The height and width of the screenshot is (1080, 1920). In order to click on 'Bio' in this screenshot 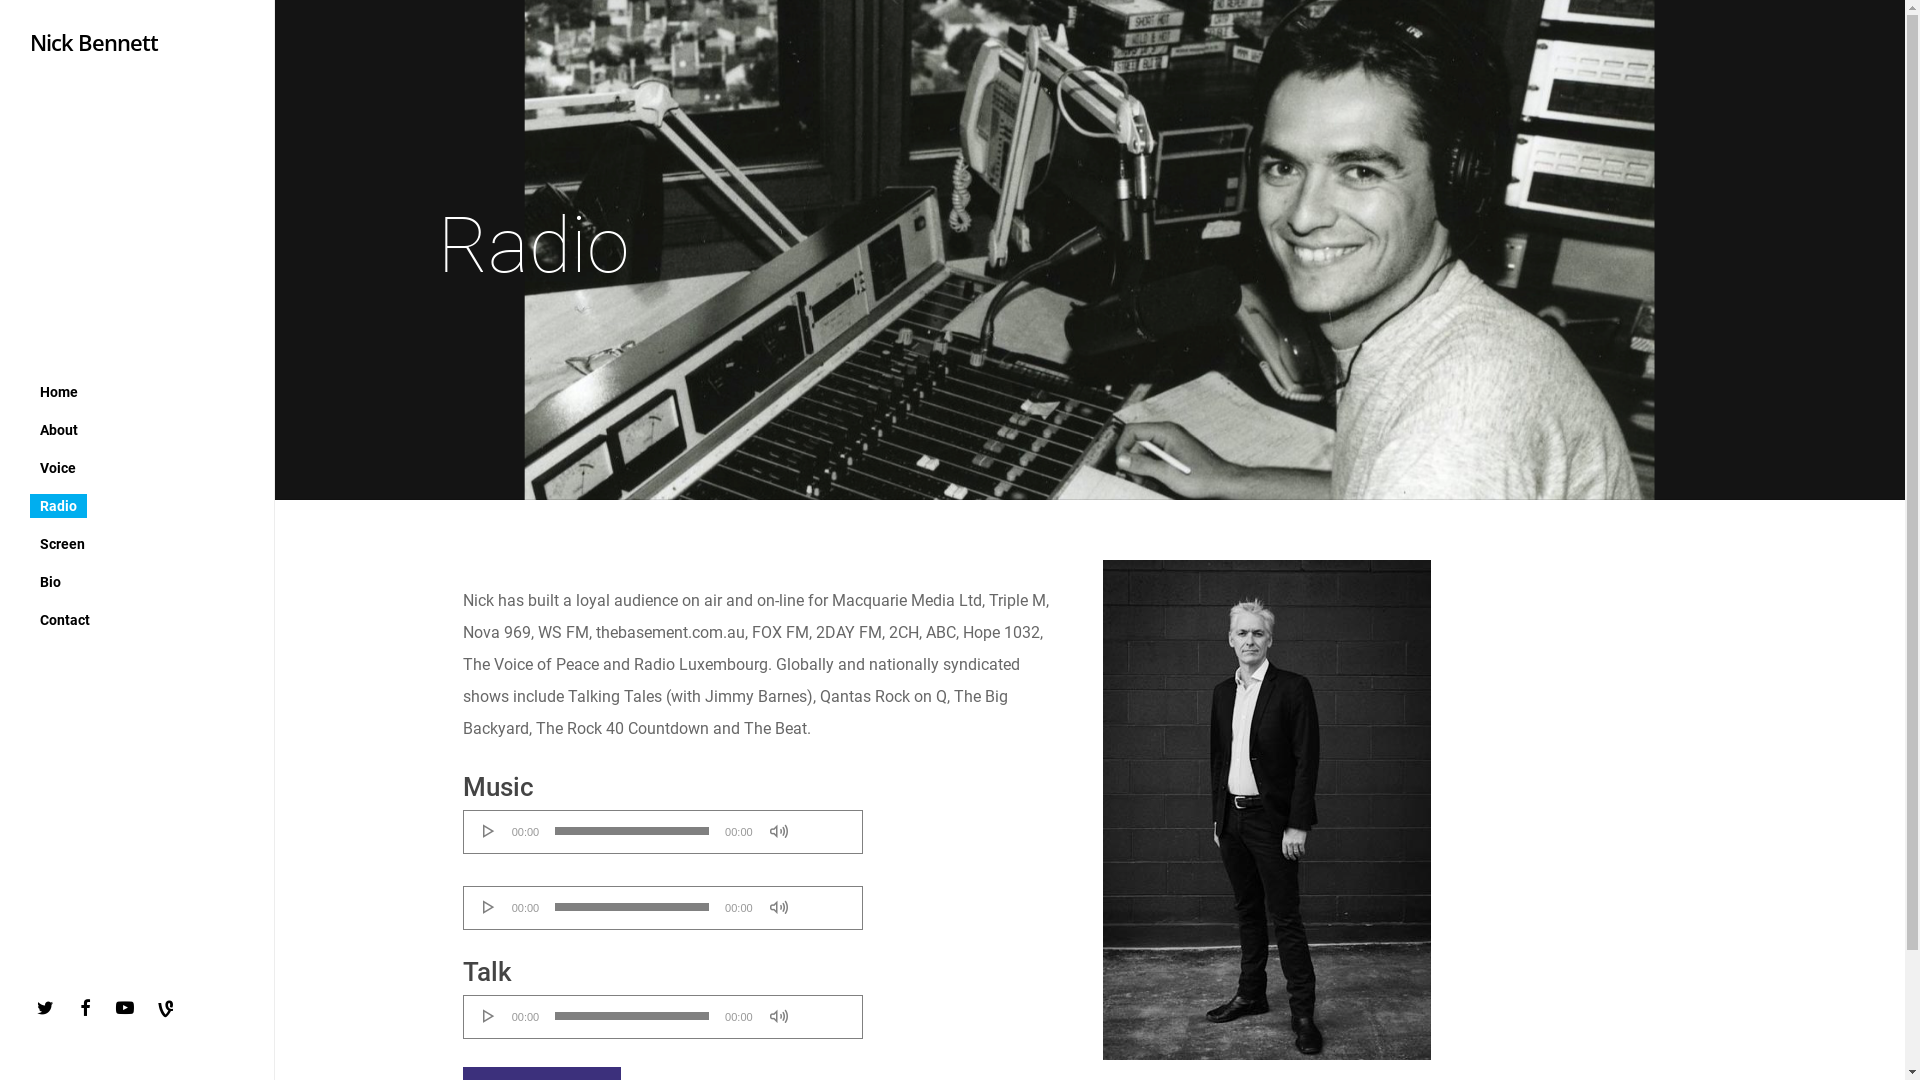, I will do `click(50, 581)`.